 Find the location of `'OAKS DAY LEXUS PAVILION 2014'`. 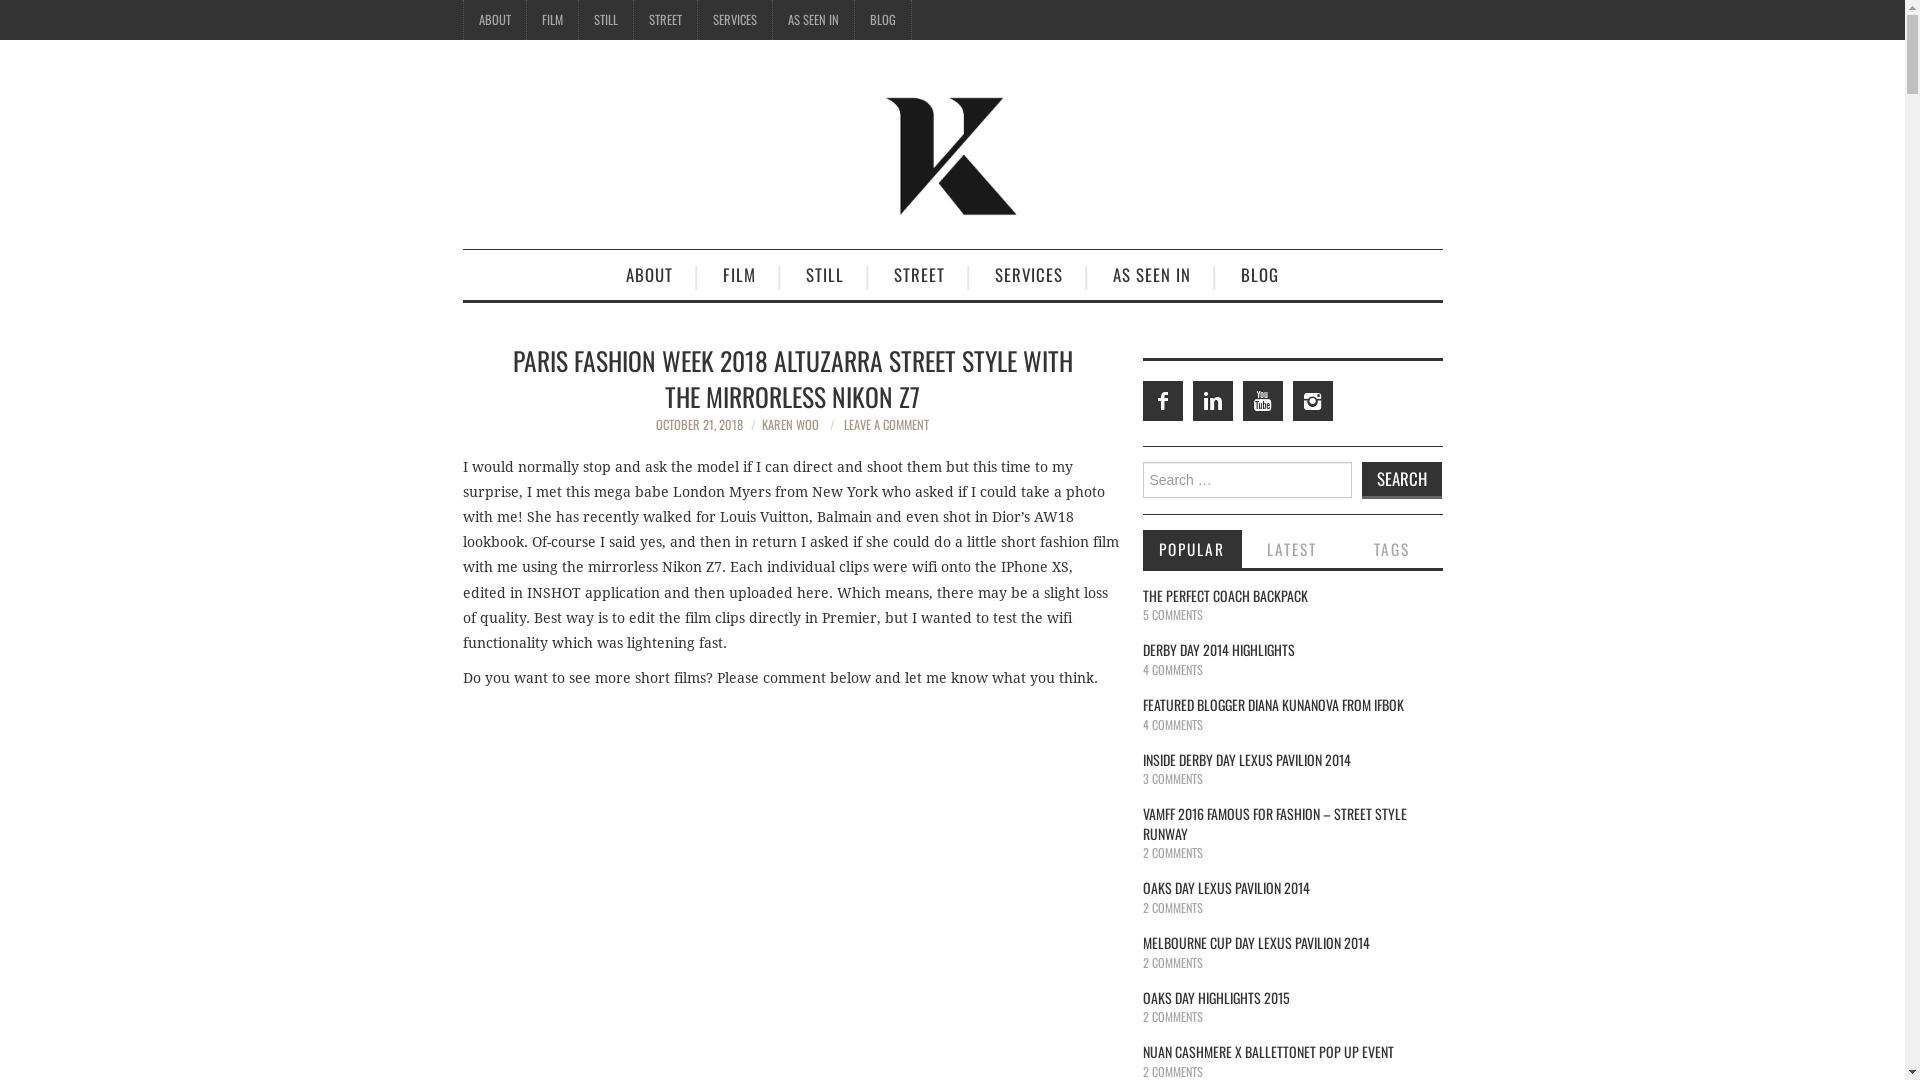

'OAKS DAY LEXUS PAVILION 2014' is located at coordinates (1224, 886).